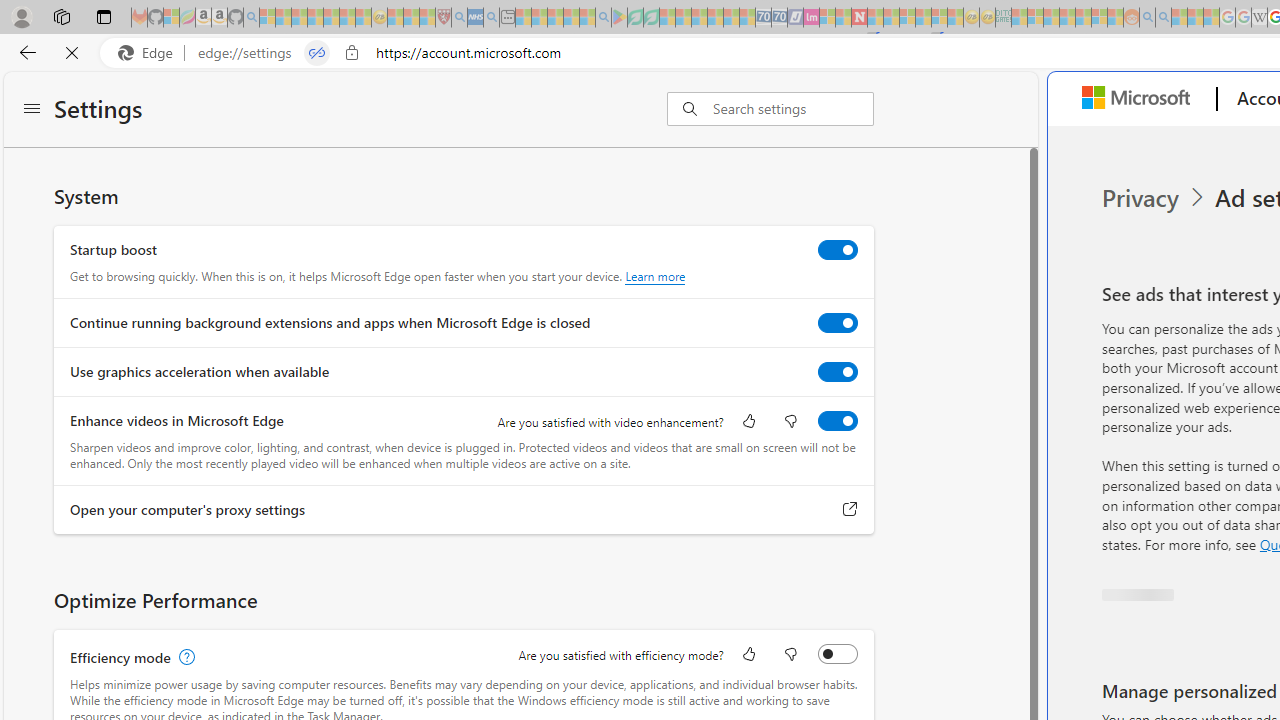 The width and height of the screenshot is (1280, 720). I want to click on 'Use graphics acceleration when available', so click(837, 372).